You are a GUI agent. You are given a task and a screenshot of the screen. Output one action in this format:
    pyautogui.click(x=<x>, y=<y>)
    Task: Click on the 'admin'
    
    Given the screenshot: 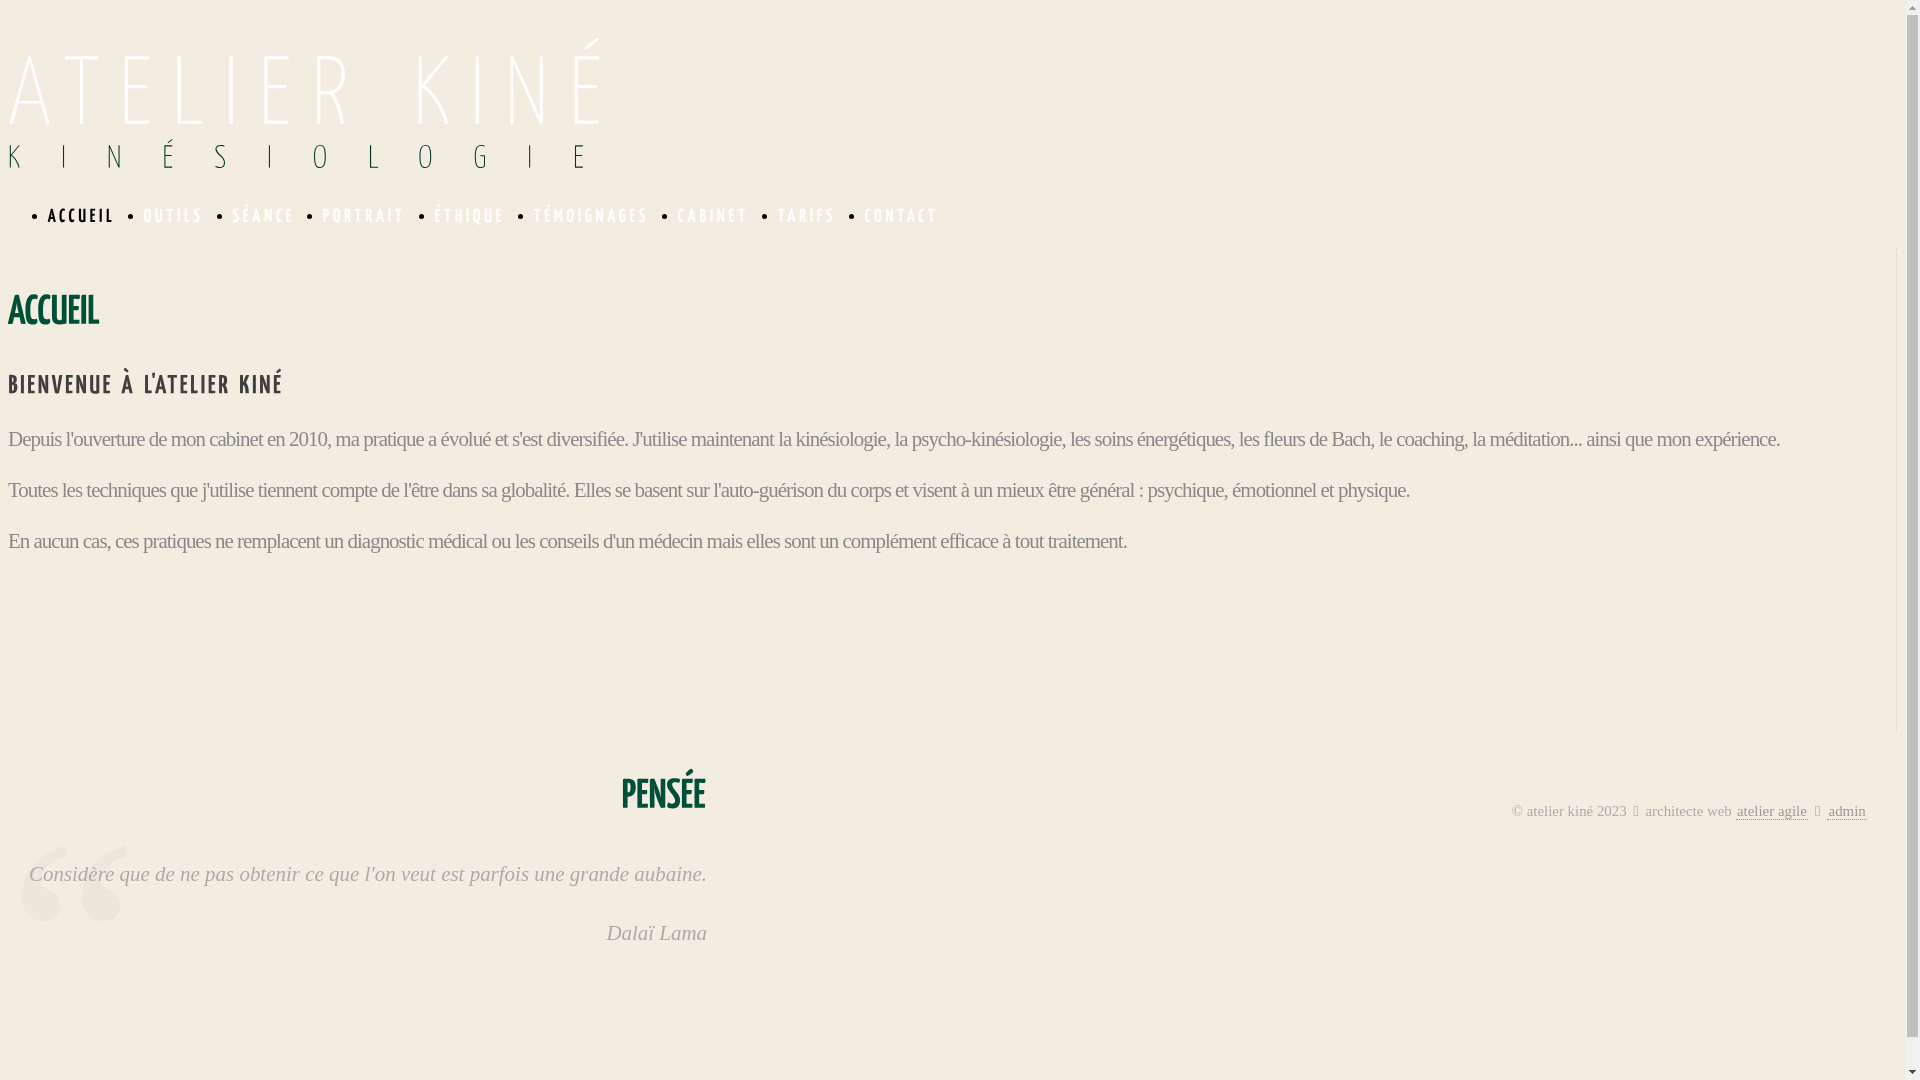 What is the action you would take?
    pyautogui.click(x=1846, y=811)
    